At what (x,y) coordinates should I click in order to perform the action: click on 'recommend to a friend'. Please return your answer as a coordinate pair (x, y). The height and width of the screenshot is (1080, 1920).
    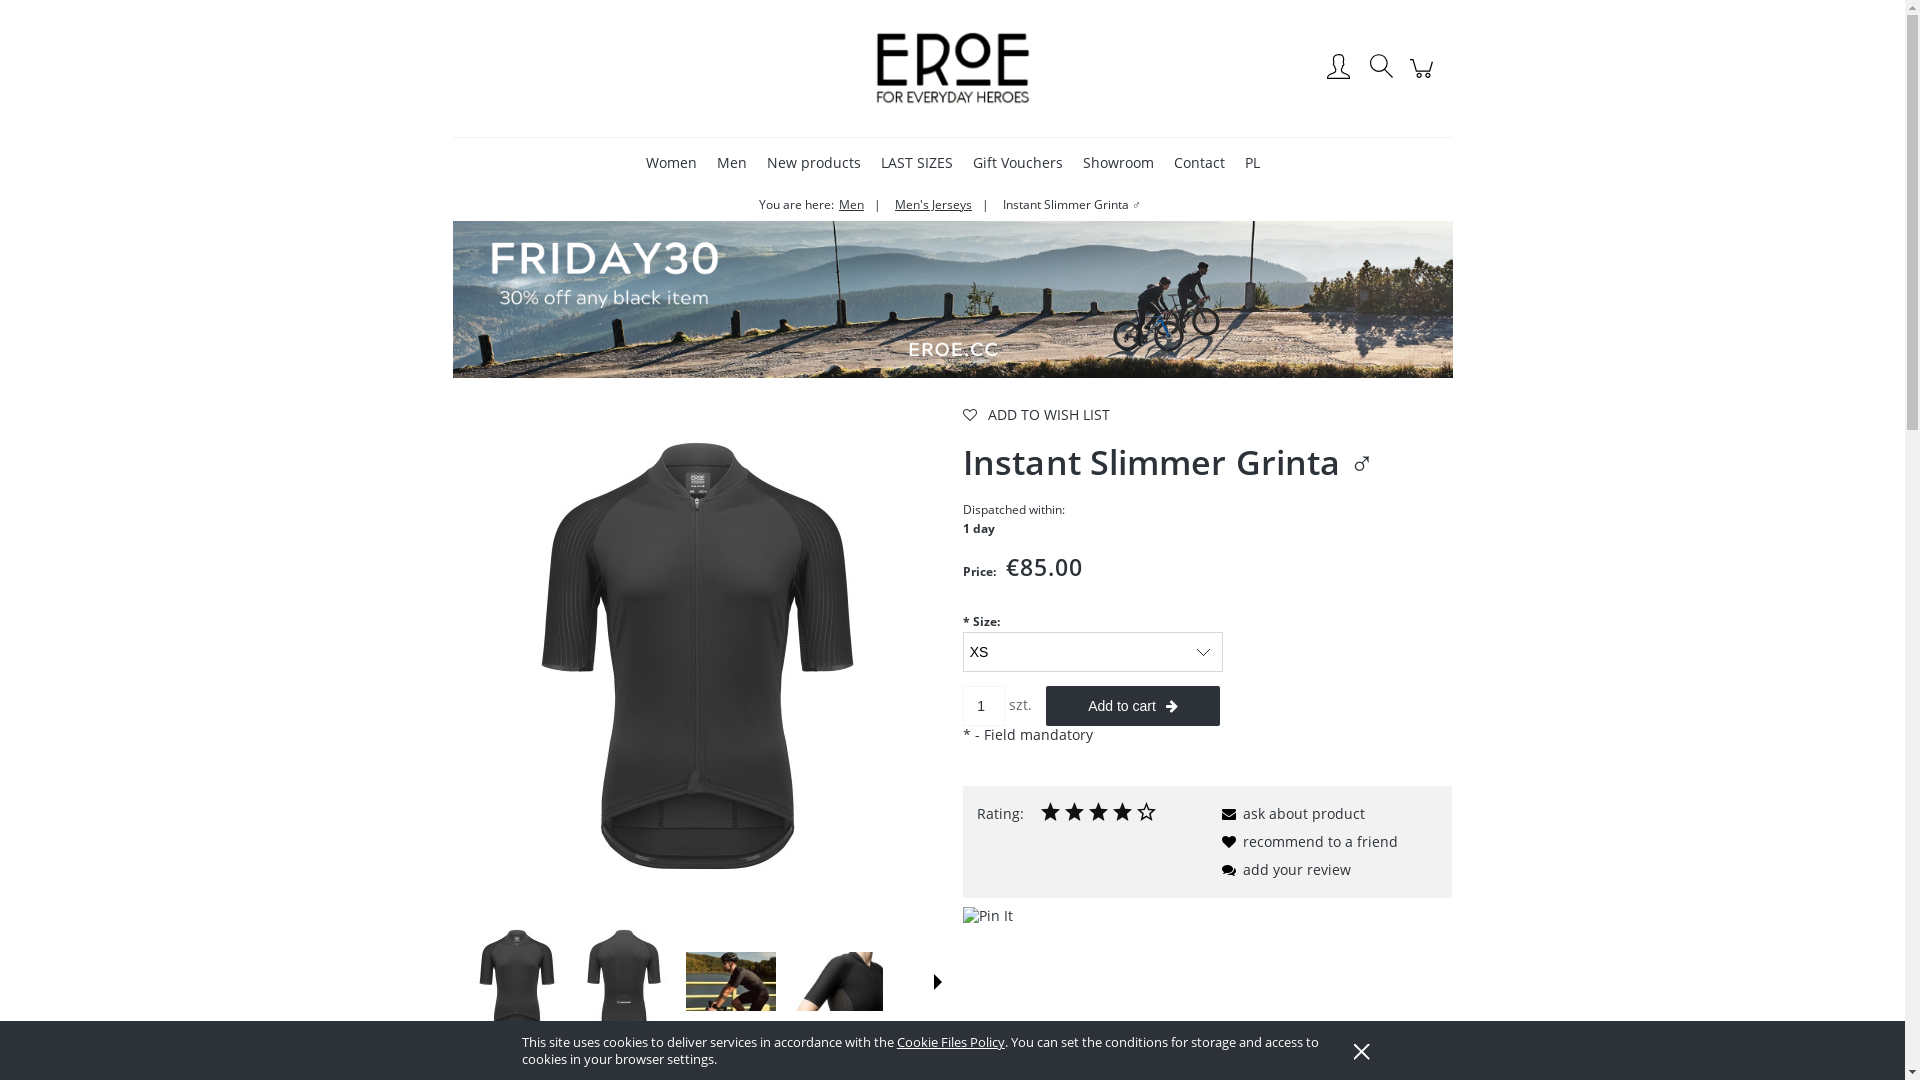
    Looking at the image, I should click on (1306, 841).